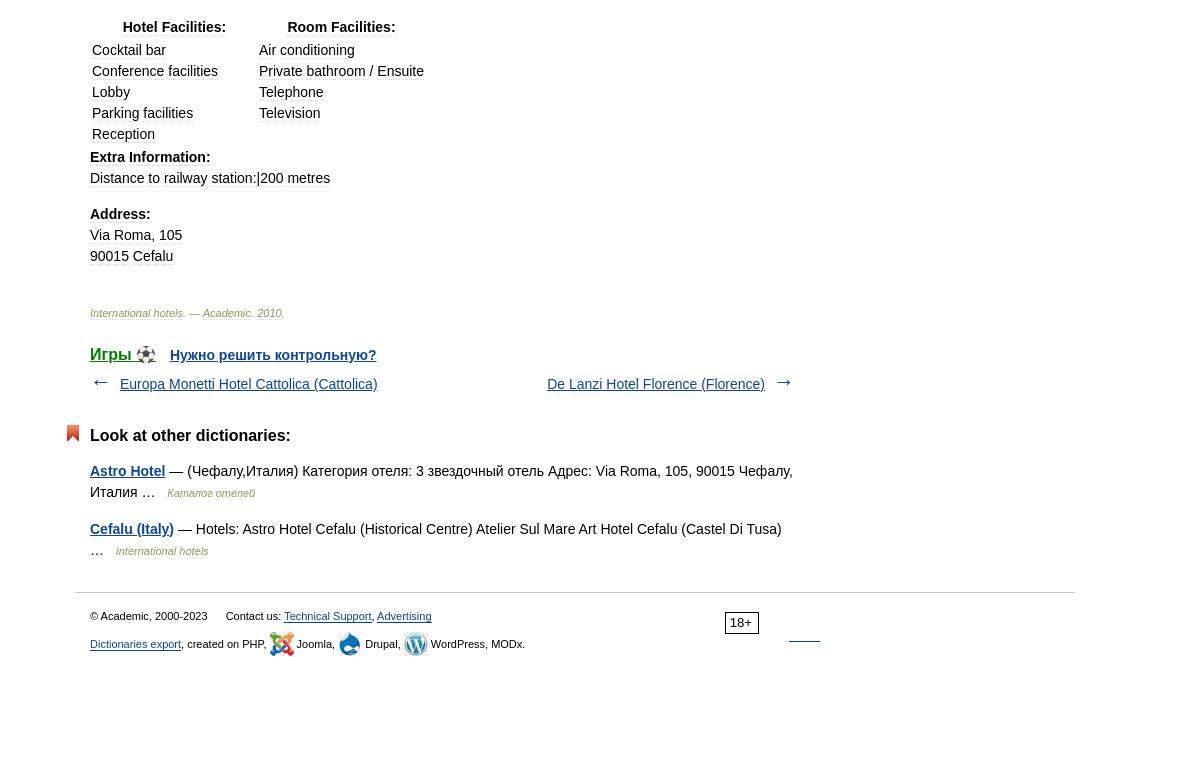  What do you see at coordinates (288, 112) in the screenshot?
I see `'Television'` at bounding box center [288, 112].